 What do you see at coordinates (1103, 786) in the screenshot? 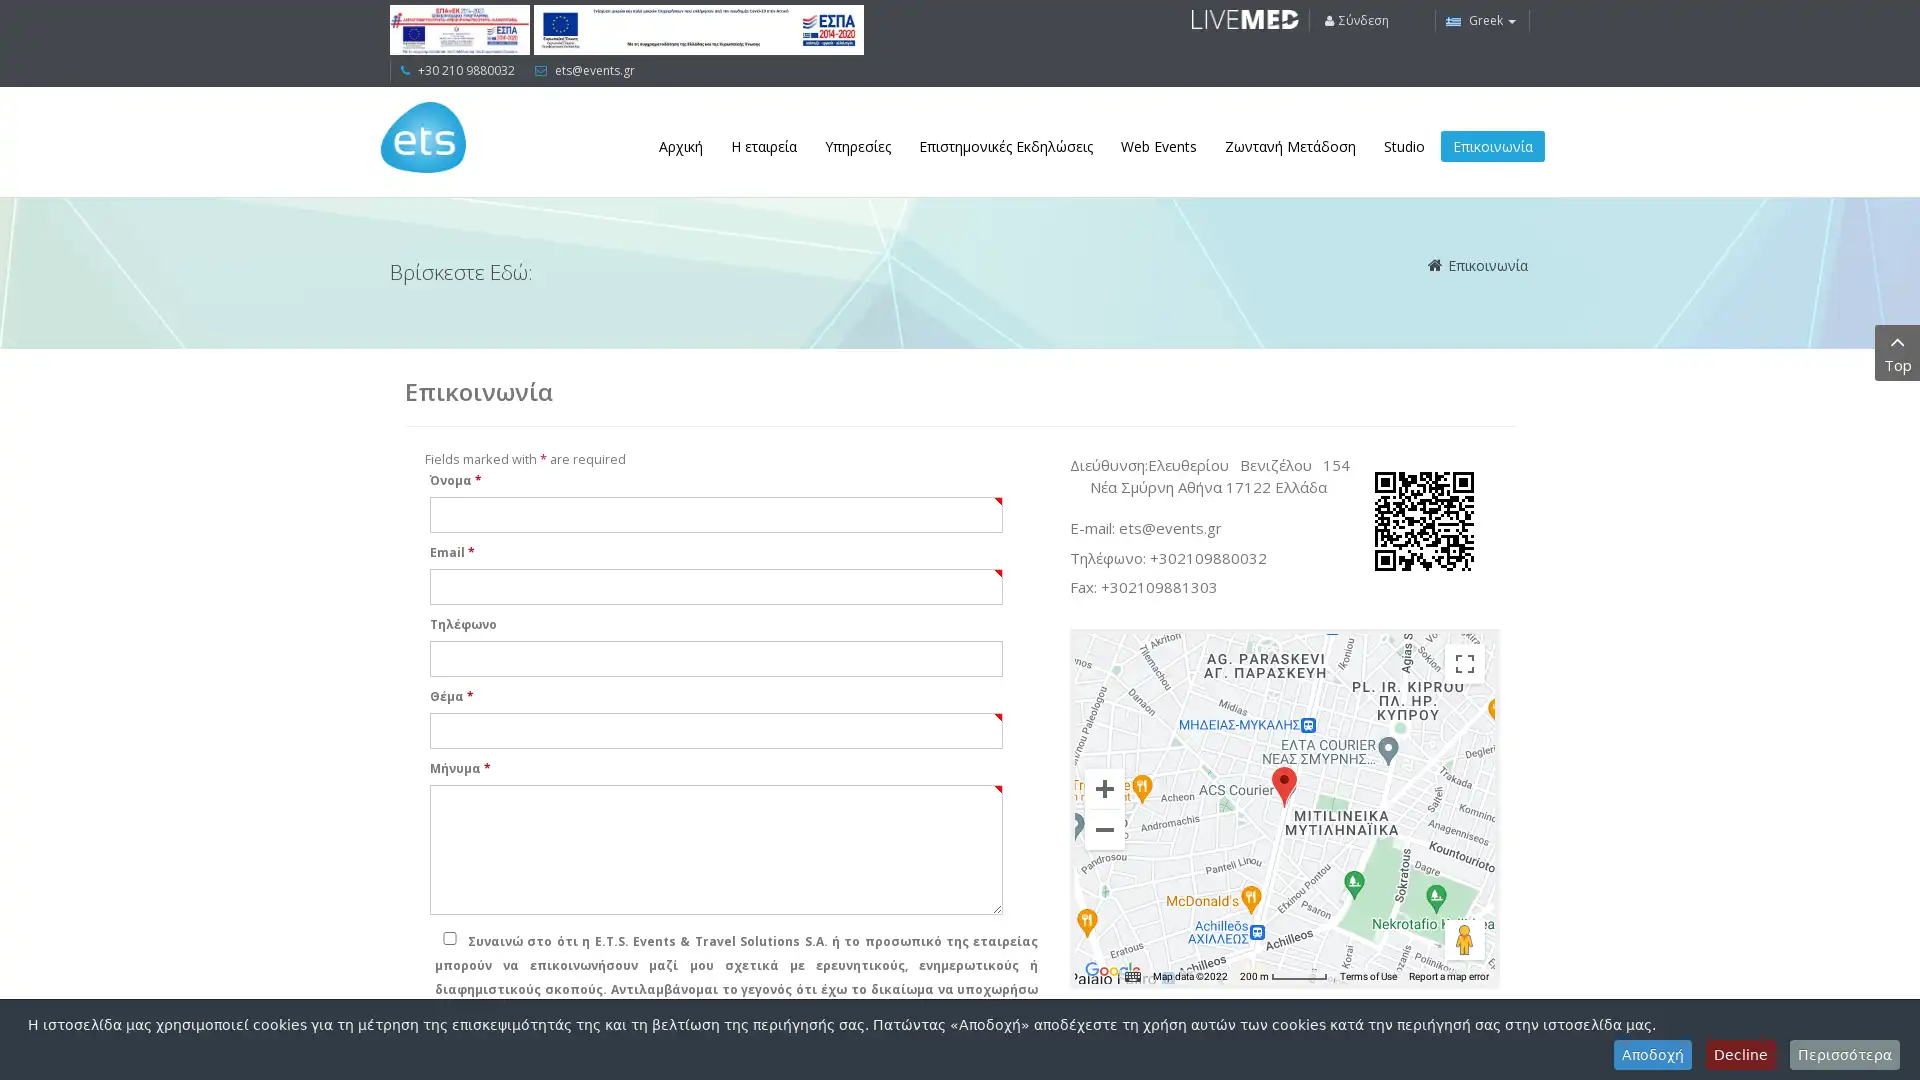
I see `Zoom in` at bounding box center [1103, 786].